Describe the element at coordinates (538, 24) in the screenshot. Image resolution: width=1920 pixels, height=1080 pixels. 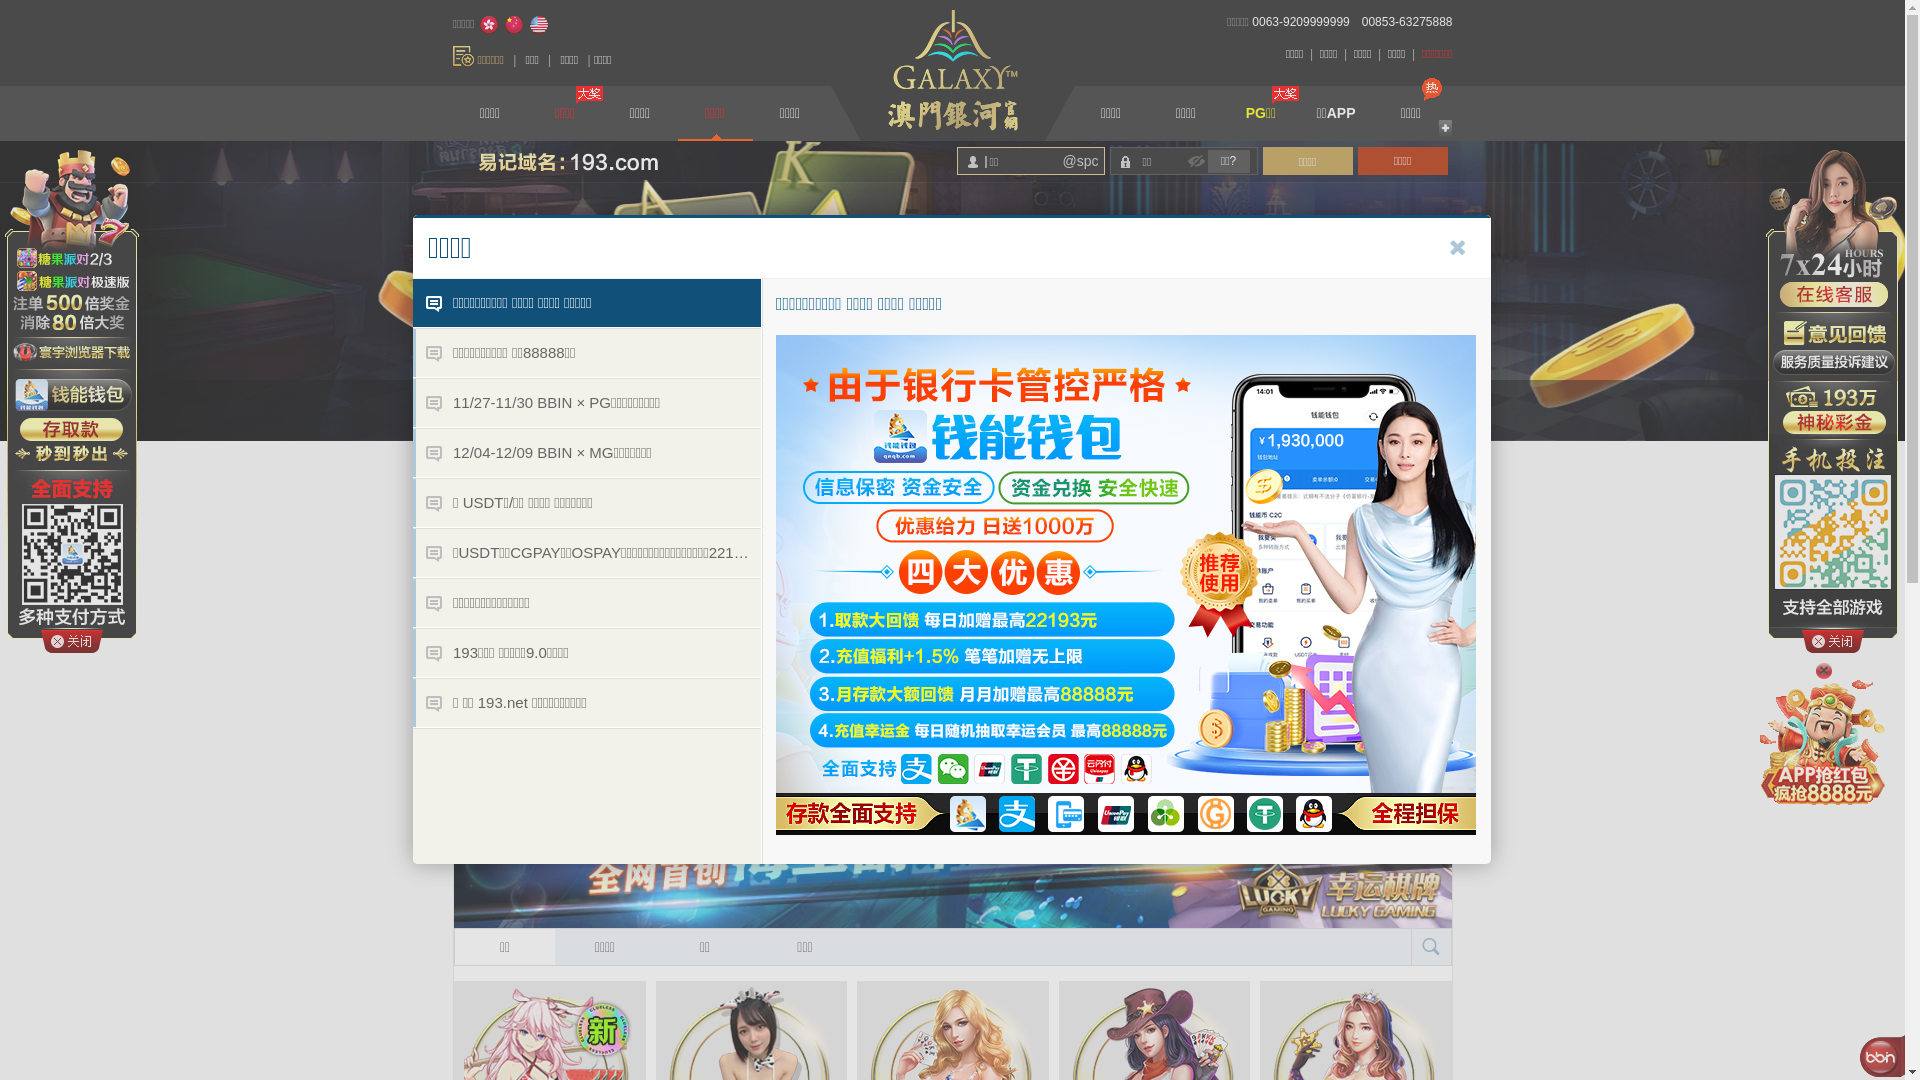
I see `'English'` at that location.